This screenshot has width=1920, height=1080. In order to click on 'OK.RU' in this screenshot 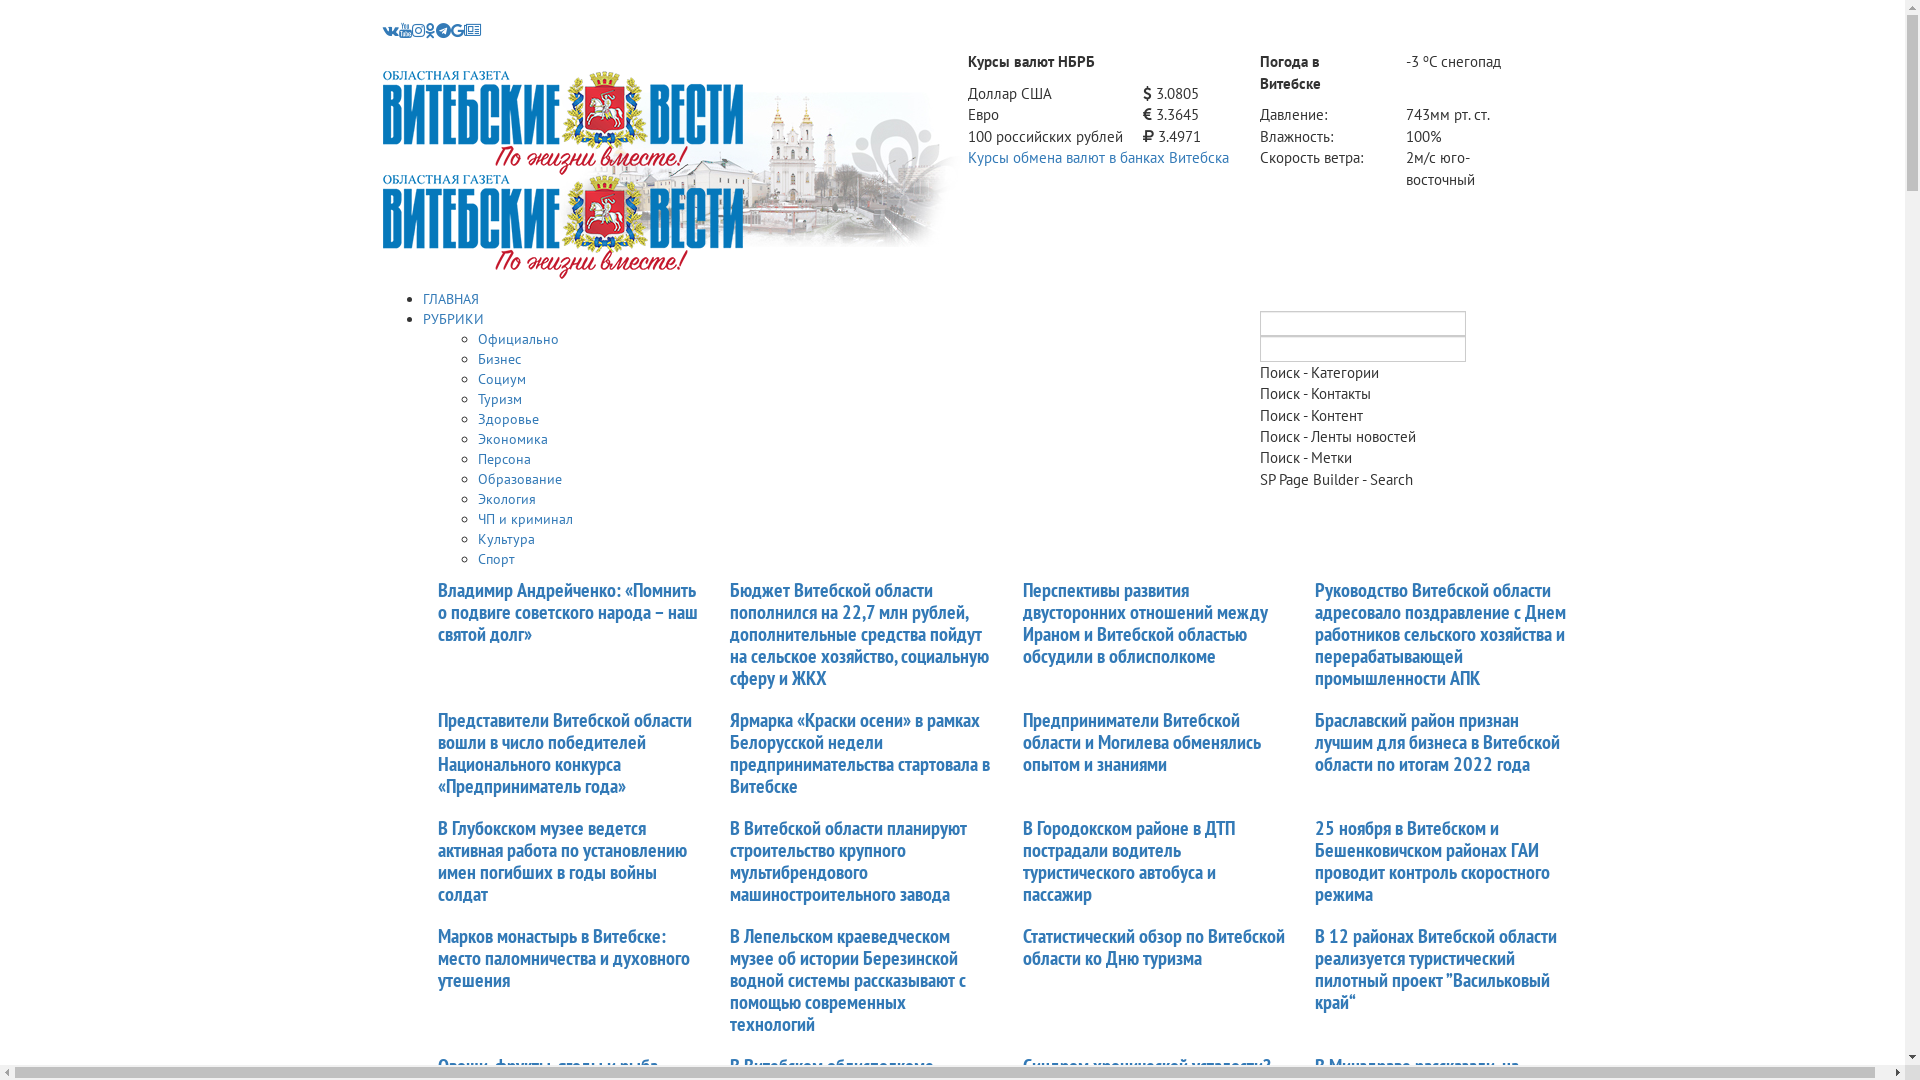, I will do `click(428, 30)`.